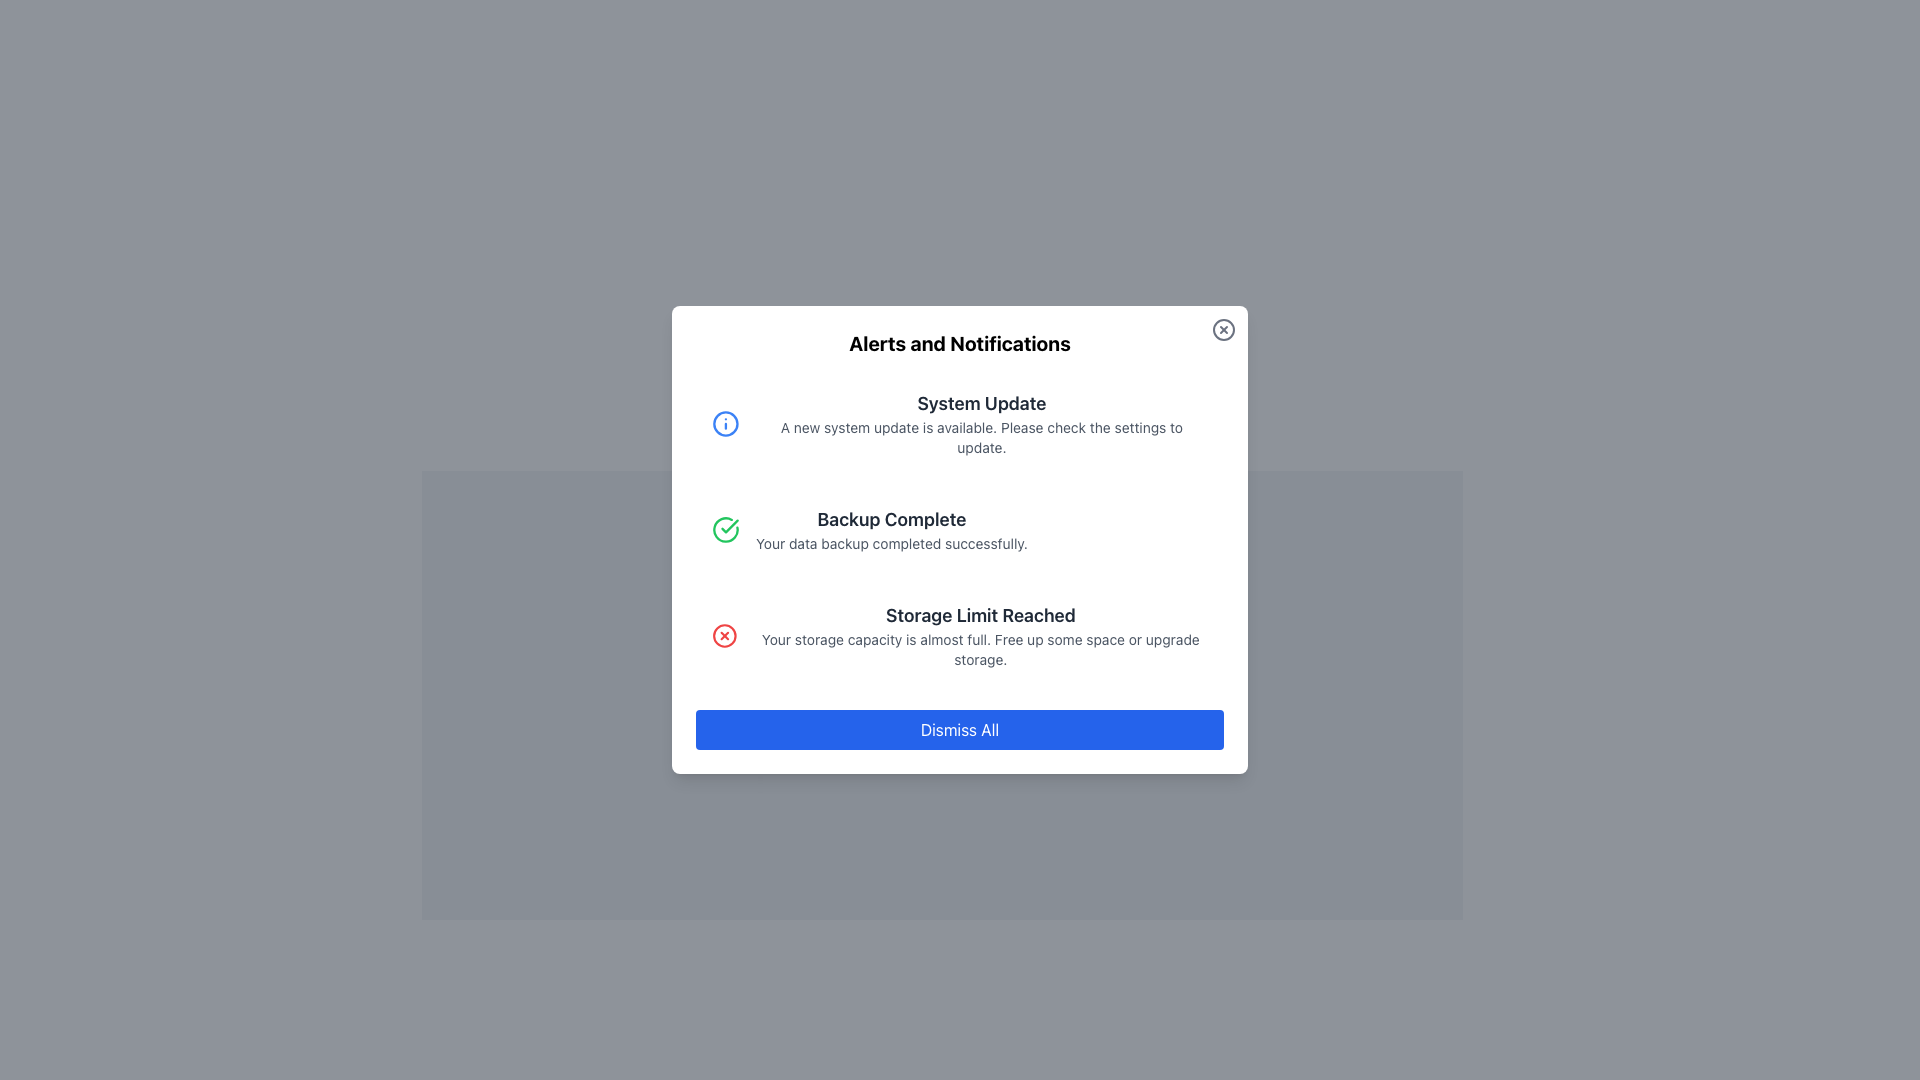 This screenshot has height=1080, width=1920. I want to click on notification titled 'Storage Limit Reached' which informs that the storage capacity is almost full and suggests freeing up space or upgrading storage, so click(980, 636).